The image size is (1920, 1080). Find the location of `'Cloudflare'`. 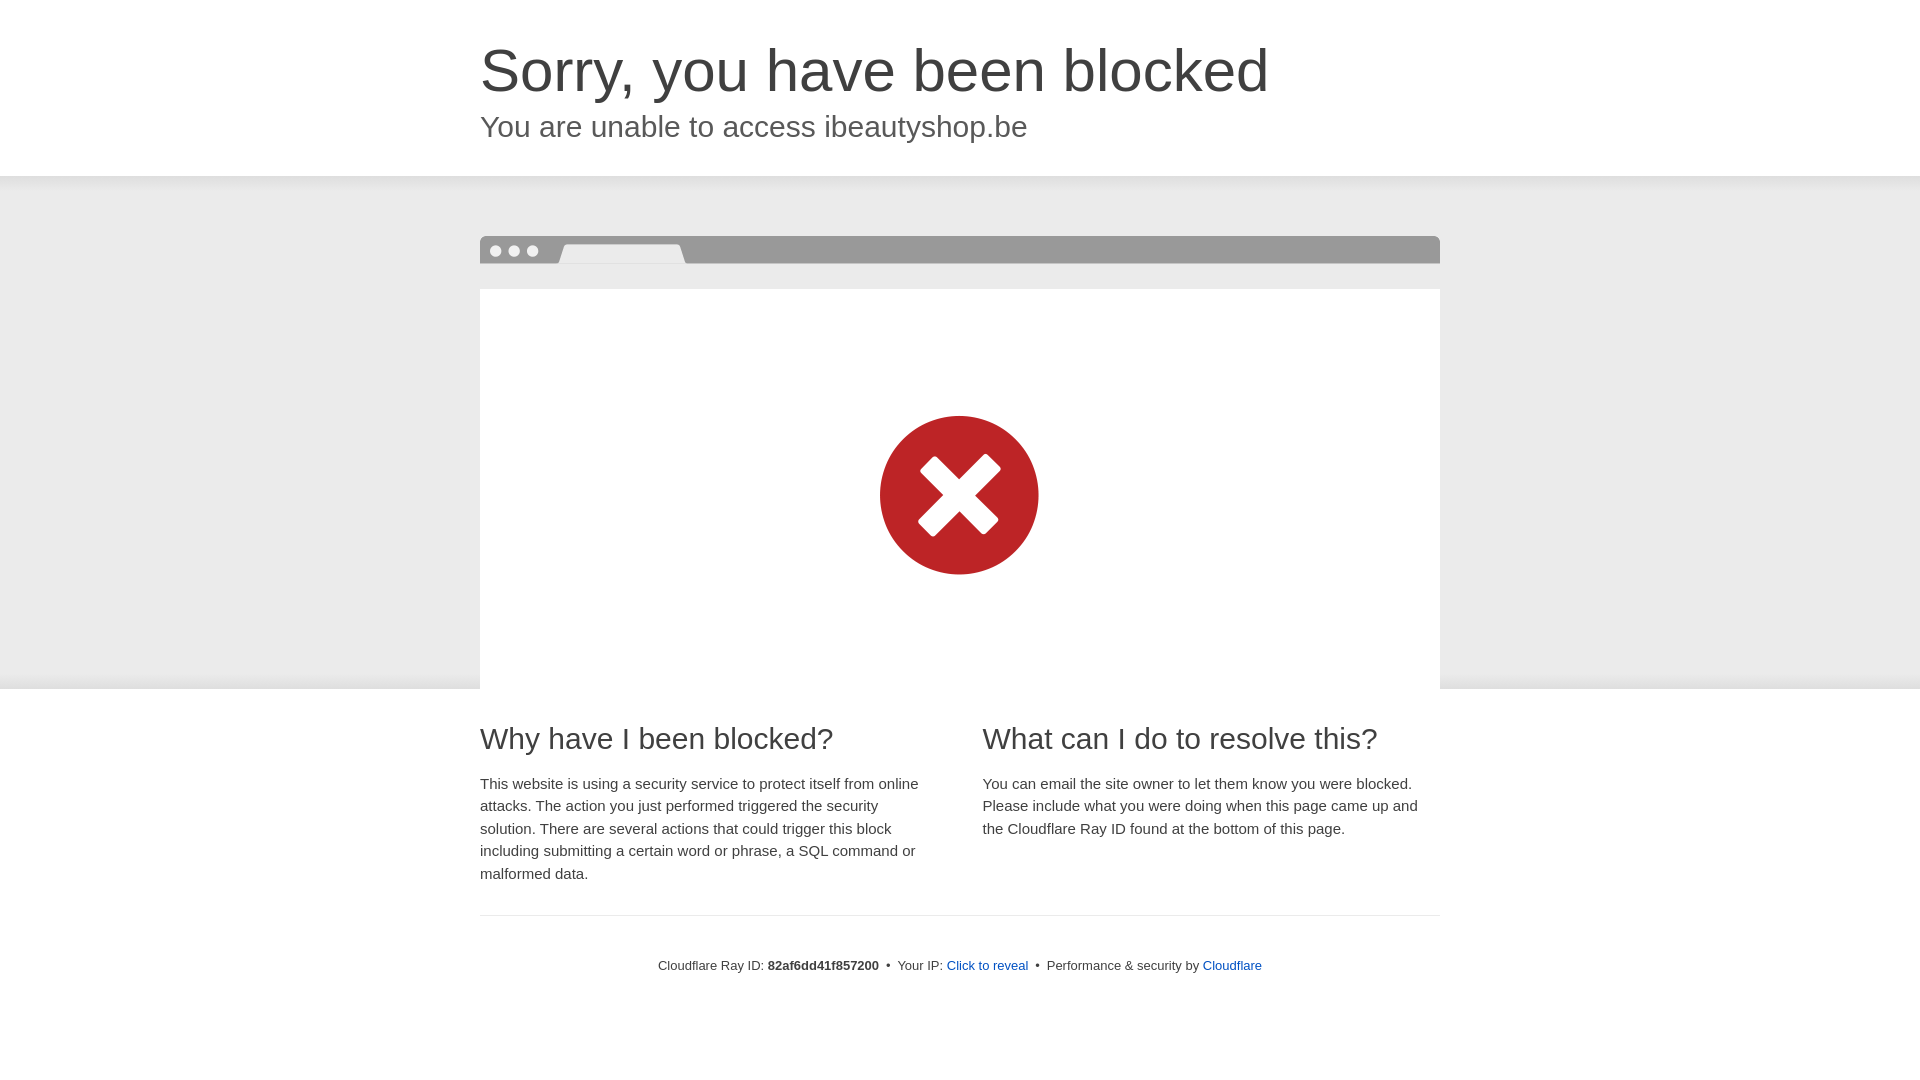

'Cloudflare' is located at coordinates (1231, 964).